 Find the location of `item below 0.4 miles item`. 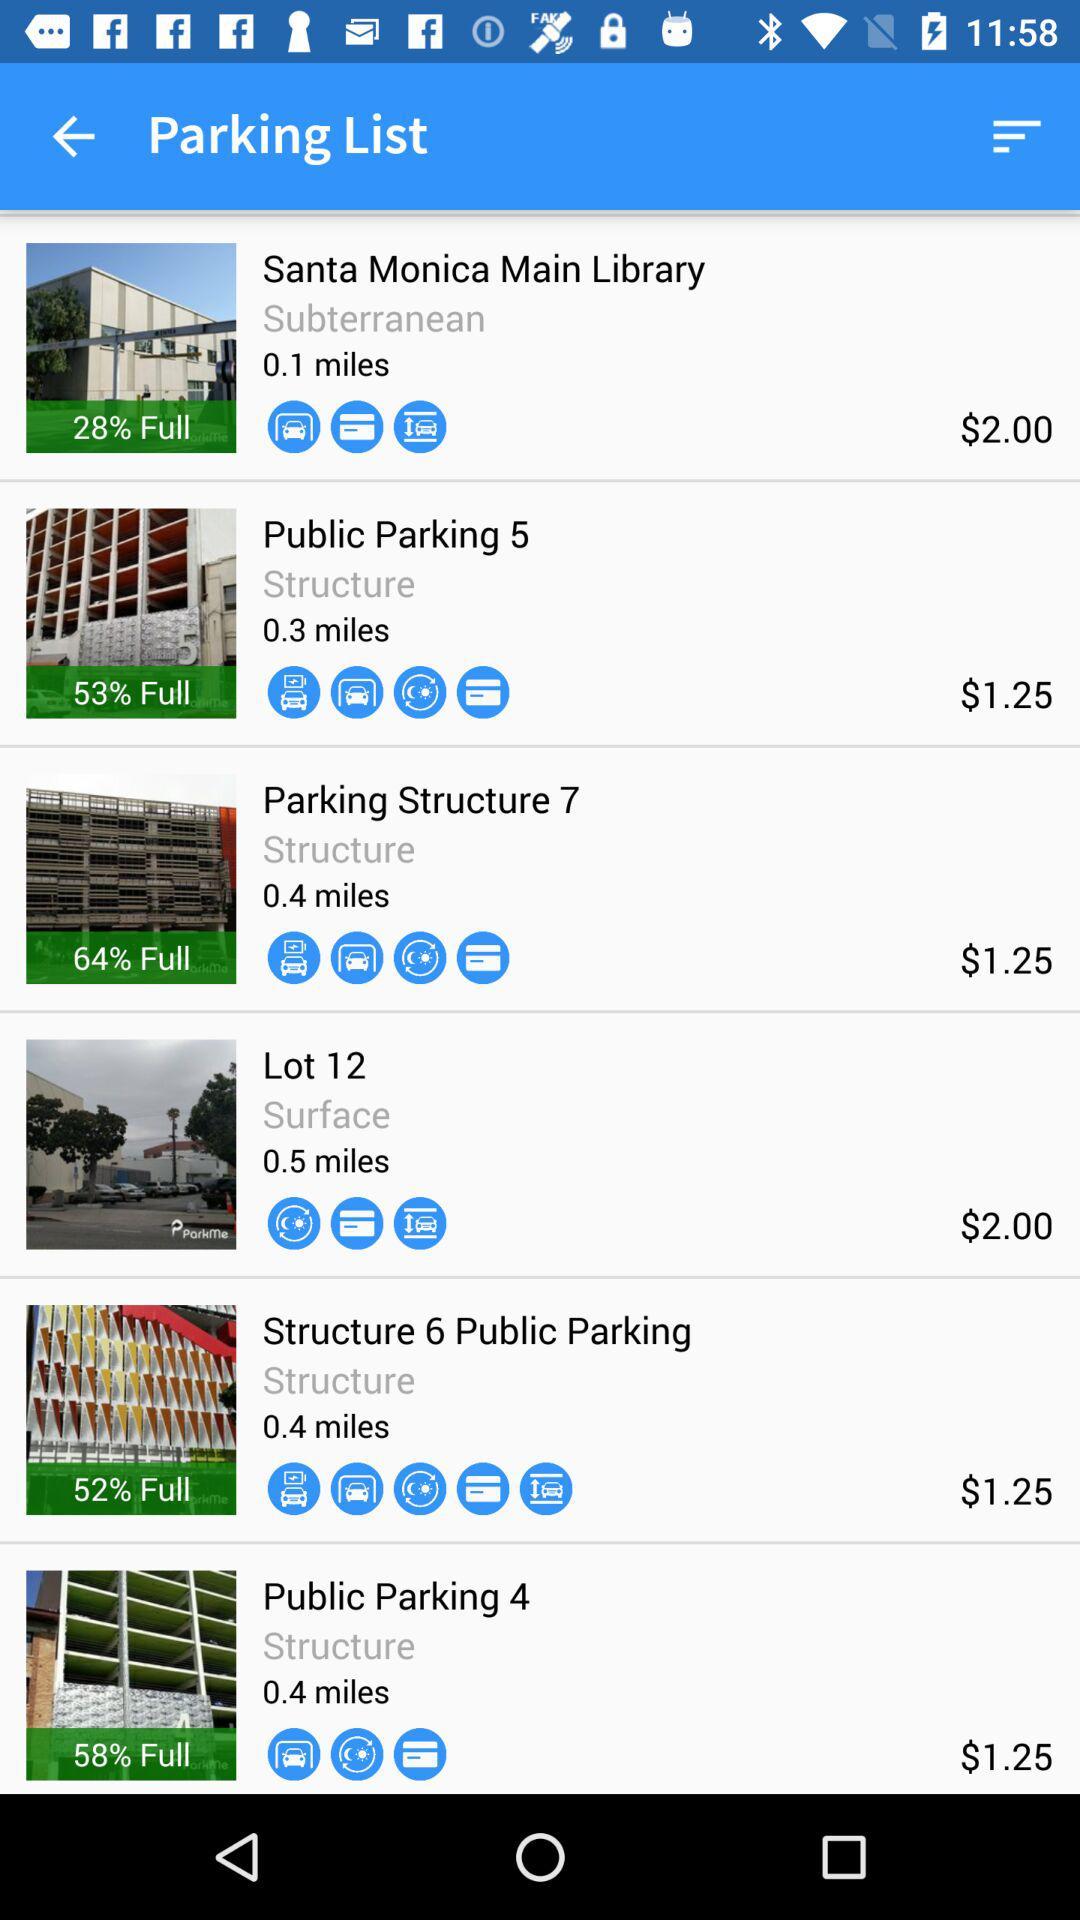

item below 0.4 miles item is located at coordinates (356, 1488).